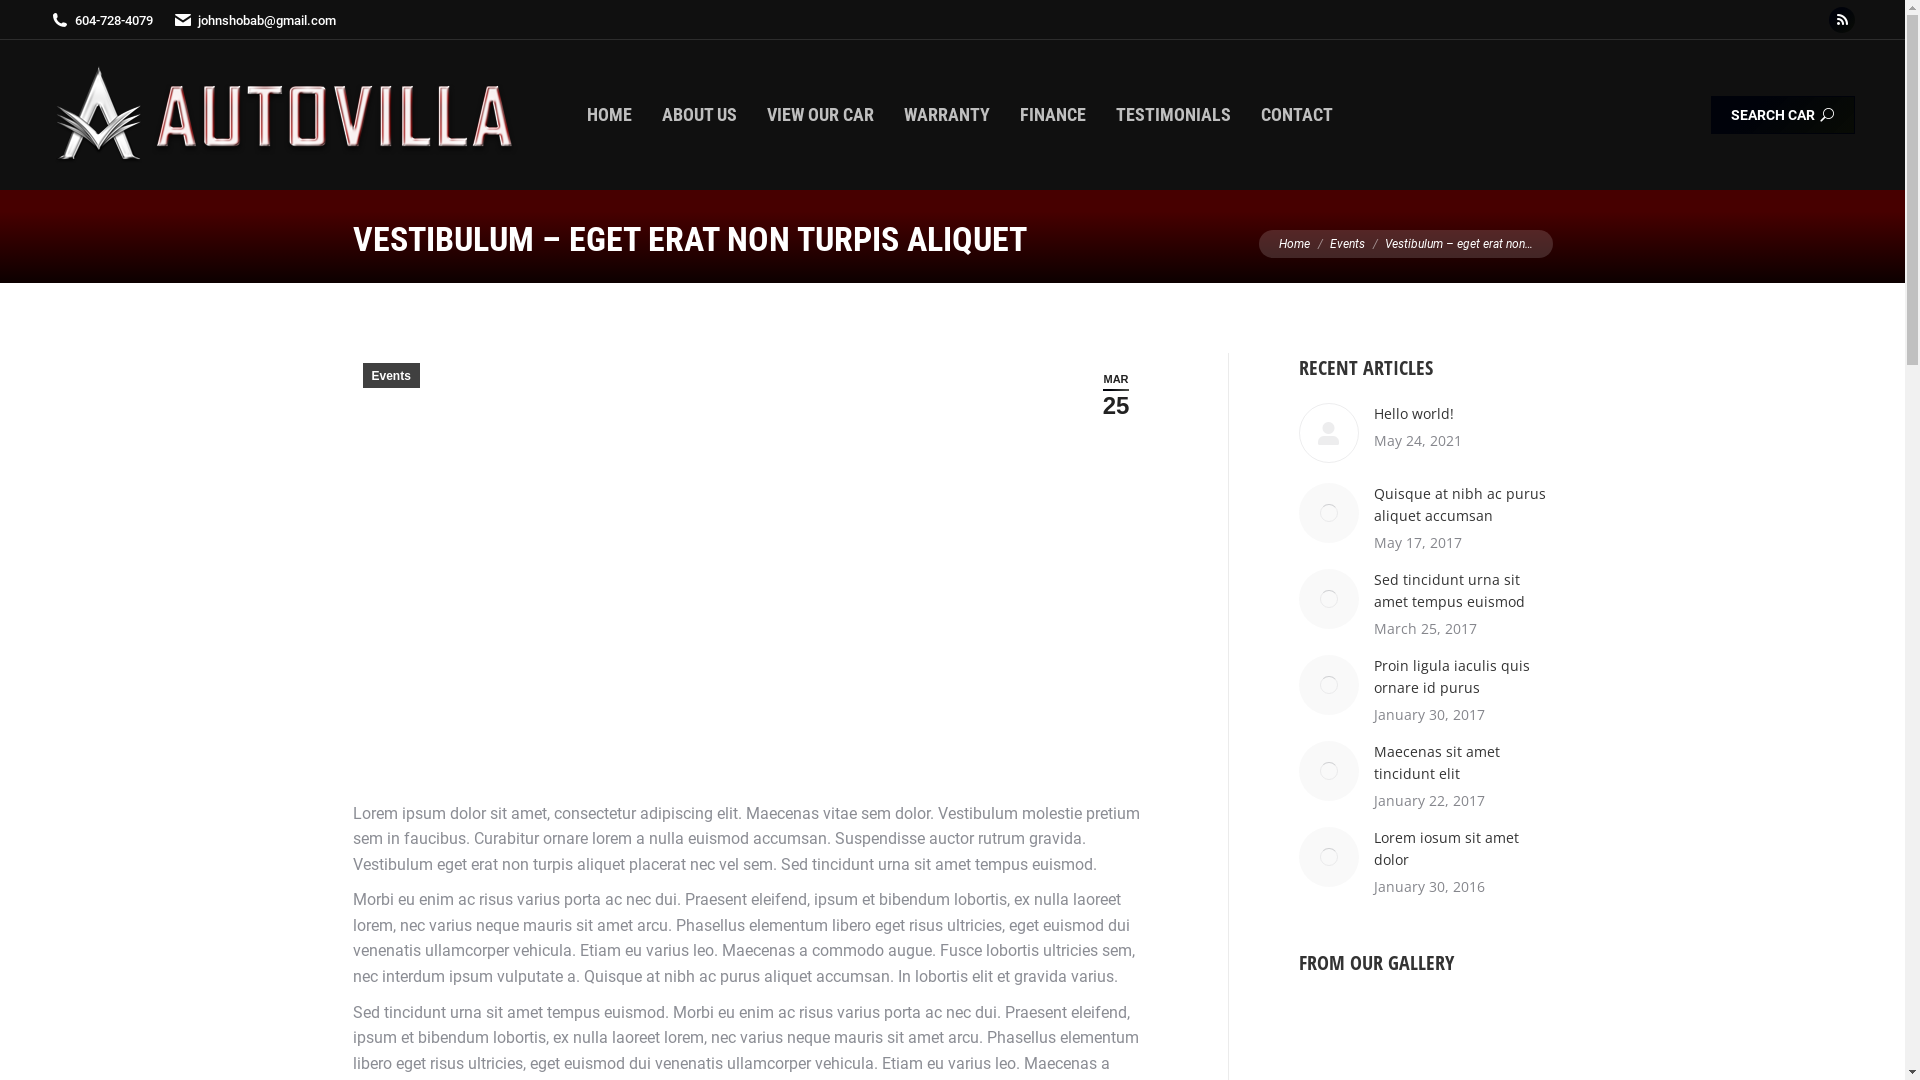 This screenshot has height=1080, width=1920. I want to click on 'Rss page opens in new window', so click(1841, 19).